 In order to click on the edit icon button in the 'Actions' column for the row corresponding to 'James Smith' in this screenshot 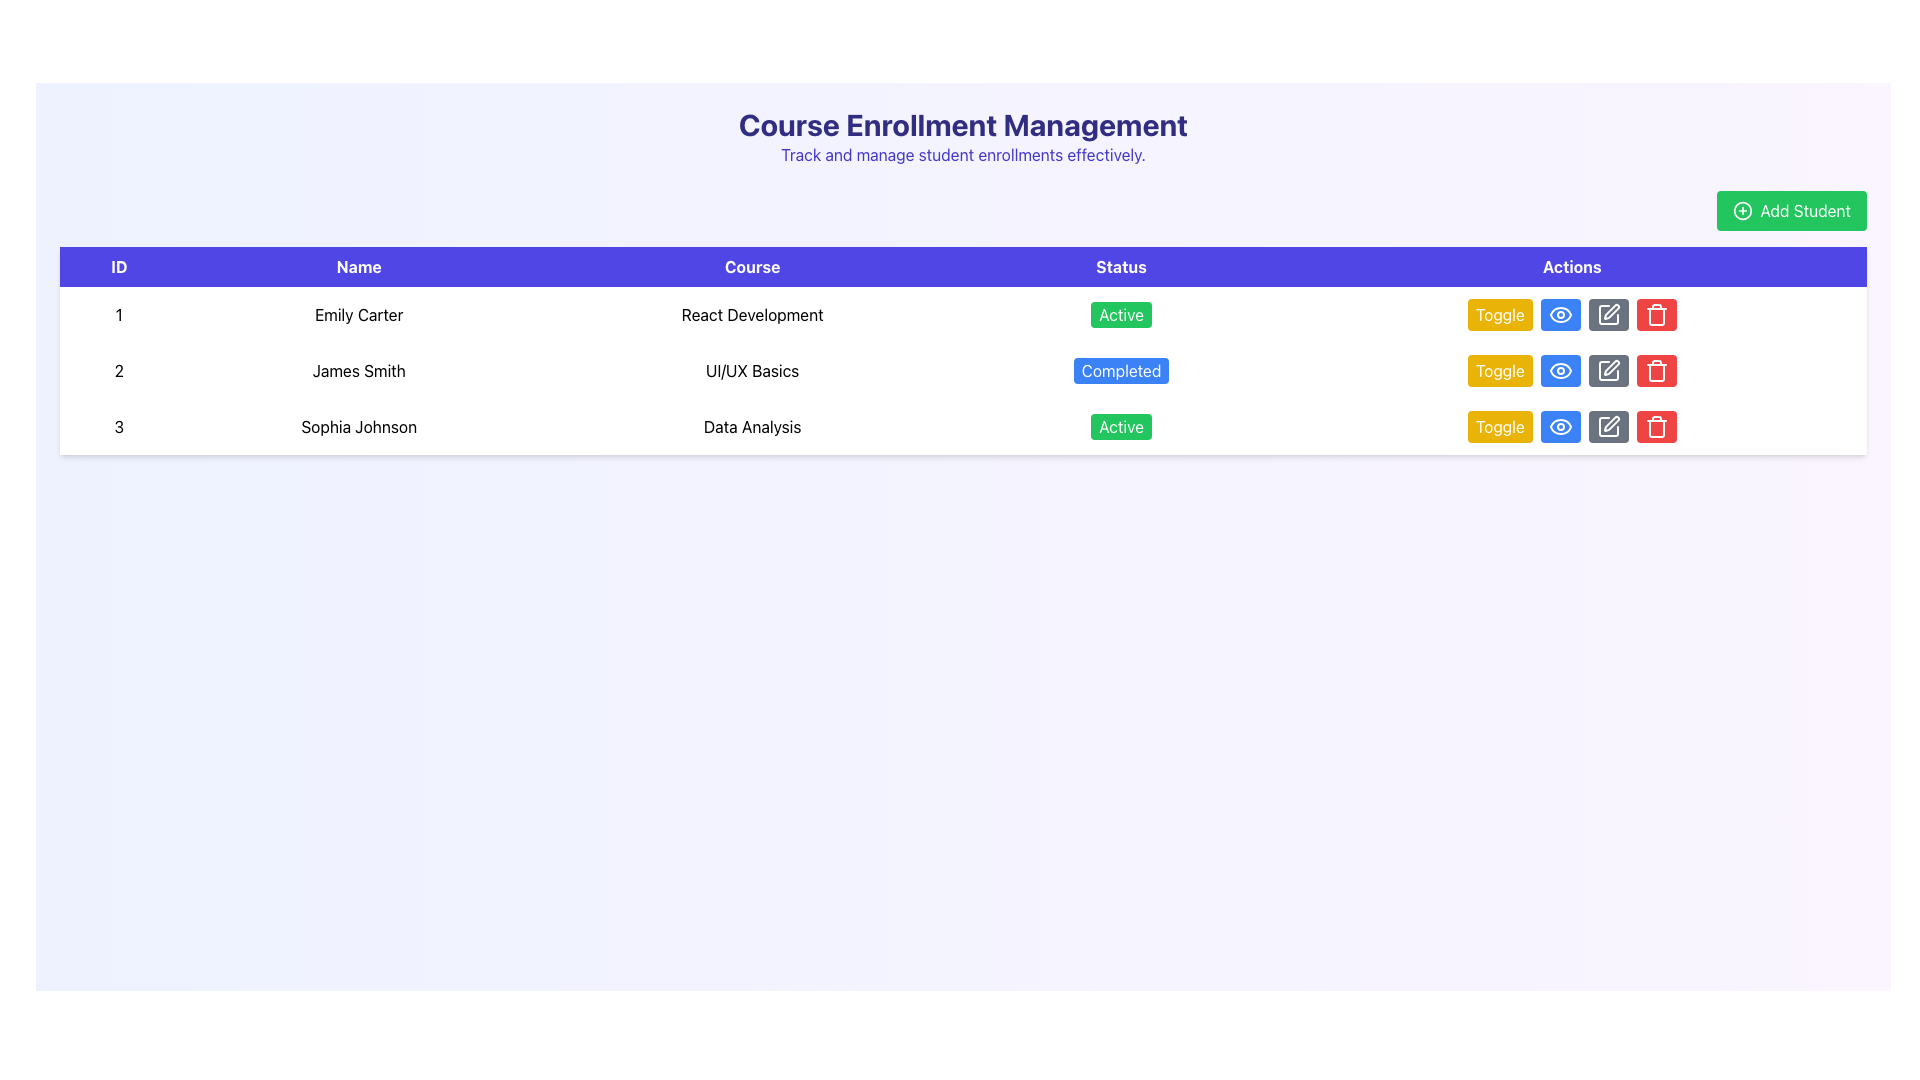, I will do `click(1611, 312)`.